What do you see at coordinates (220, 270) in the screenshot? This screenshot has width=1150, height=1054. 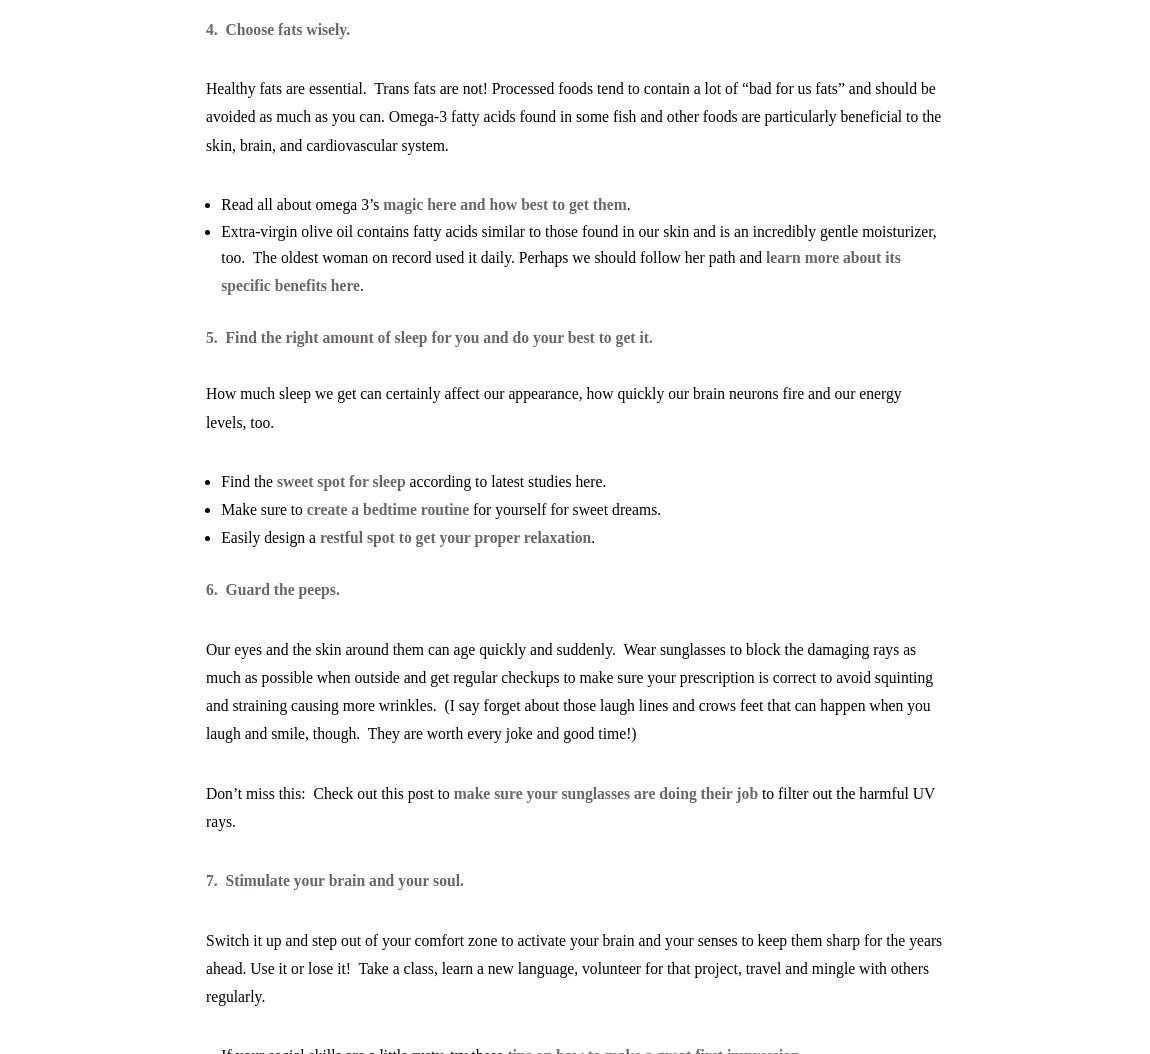 I see `'learn more about its specific benefits here'` at bounding box center [220, 270].